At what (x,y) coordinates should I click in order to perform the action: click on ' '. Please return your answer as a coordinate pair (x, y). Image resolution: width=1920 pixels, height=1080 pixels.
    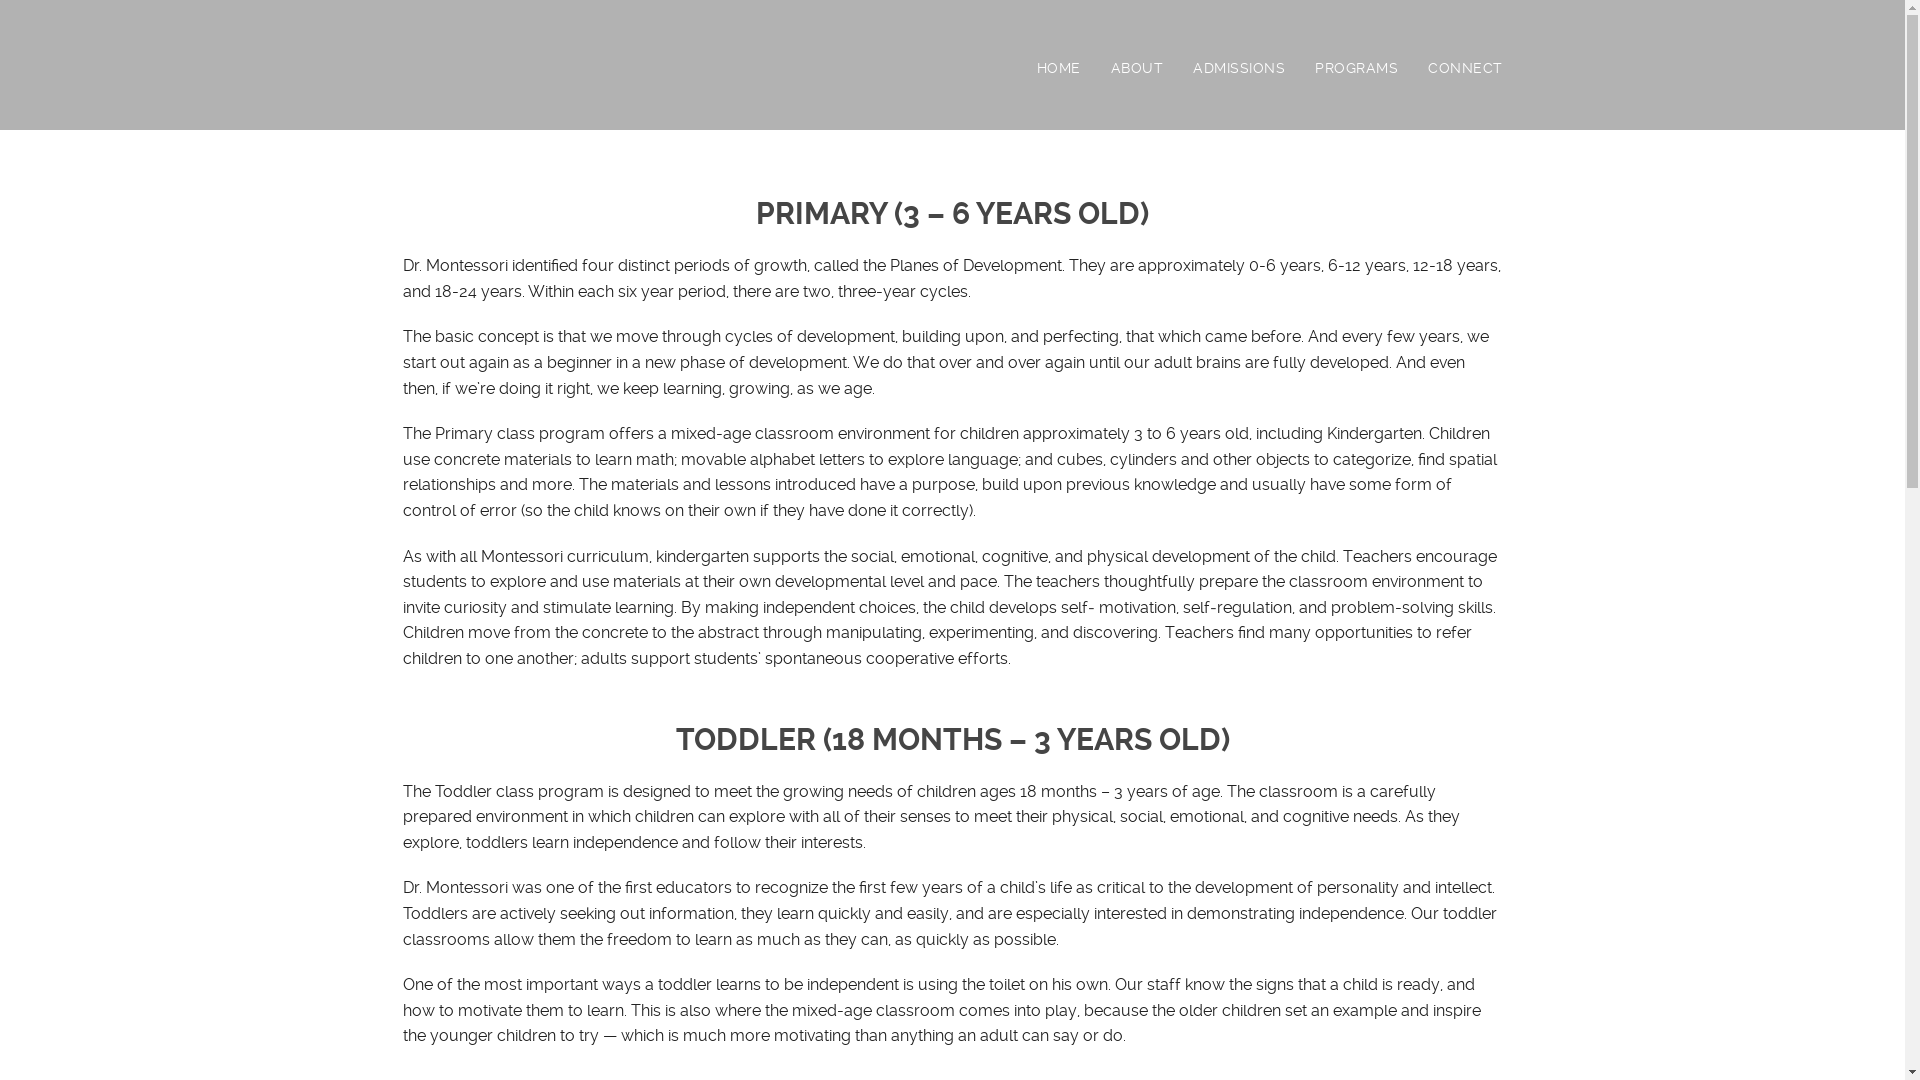
    Looking at the image, I should click on (401, 71).